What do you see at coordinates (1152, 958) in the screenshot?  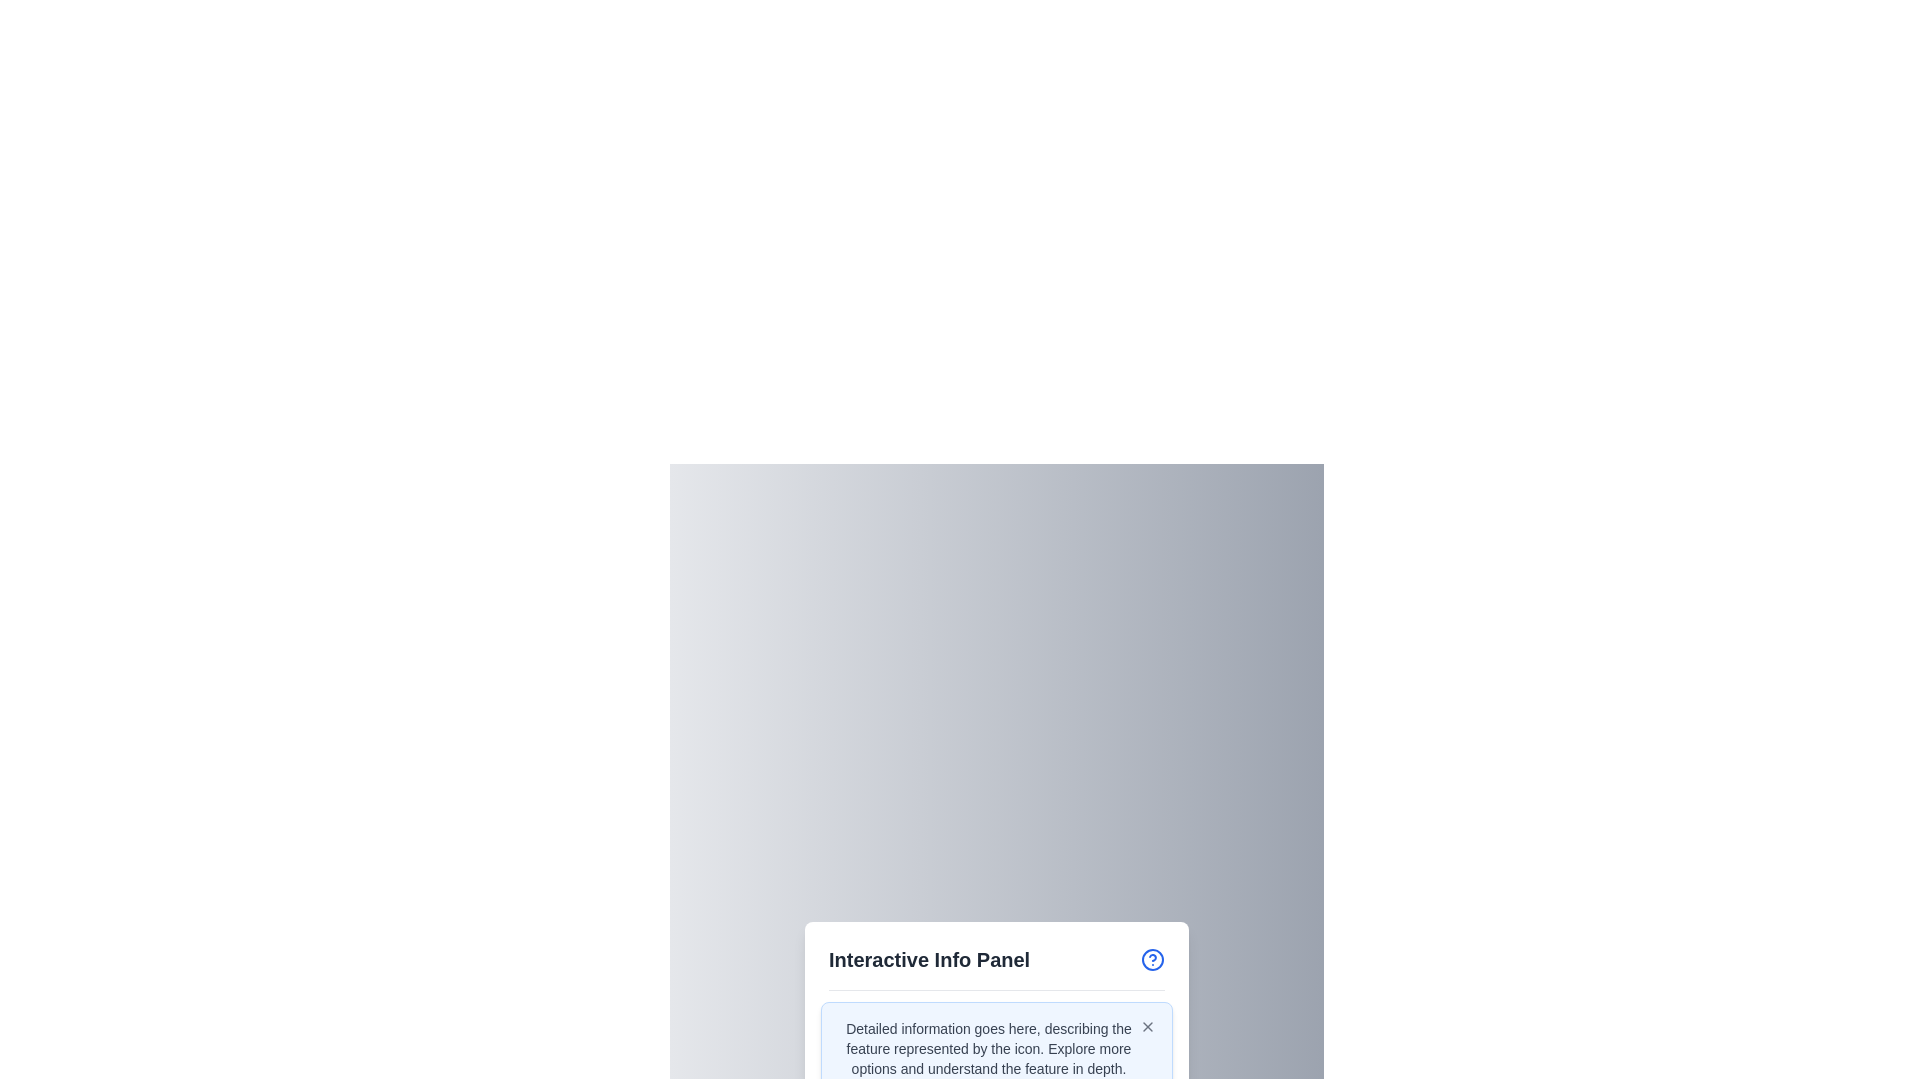 I see `the help icon located in the top-right corner of the 'Interactive Info Panel'` at bounding box center [1152, 958].